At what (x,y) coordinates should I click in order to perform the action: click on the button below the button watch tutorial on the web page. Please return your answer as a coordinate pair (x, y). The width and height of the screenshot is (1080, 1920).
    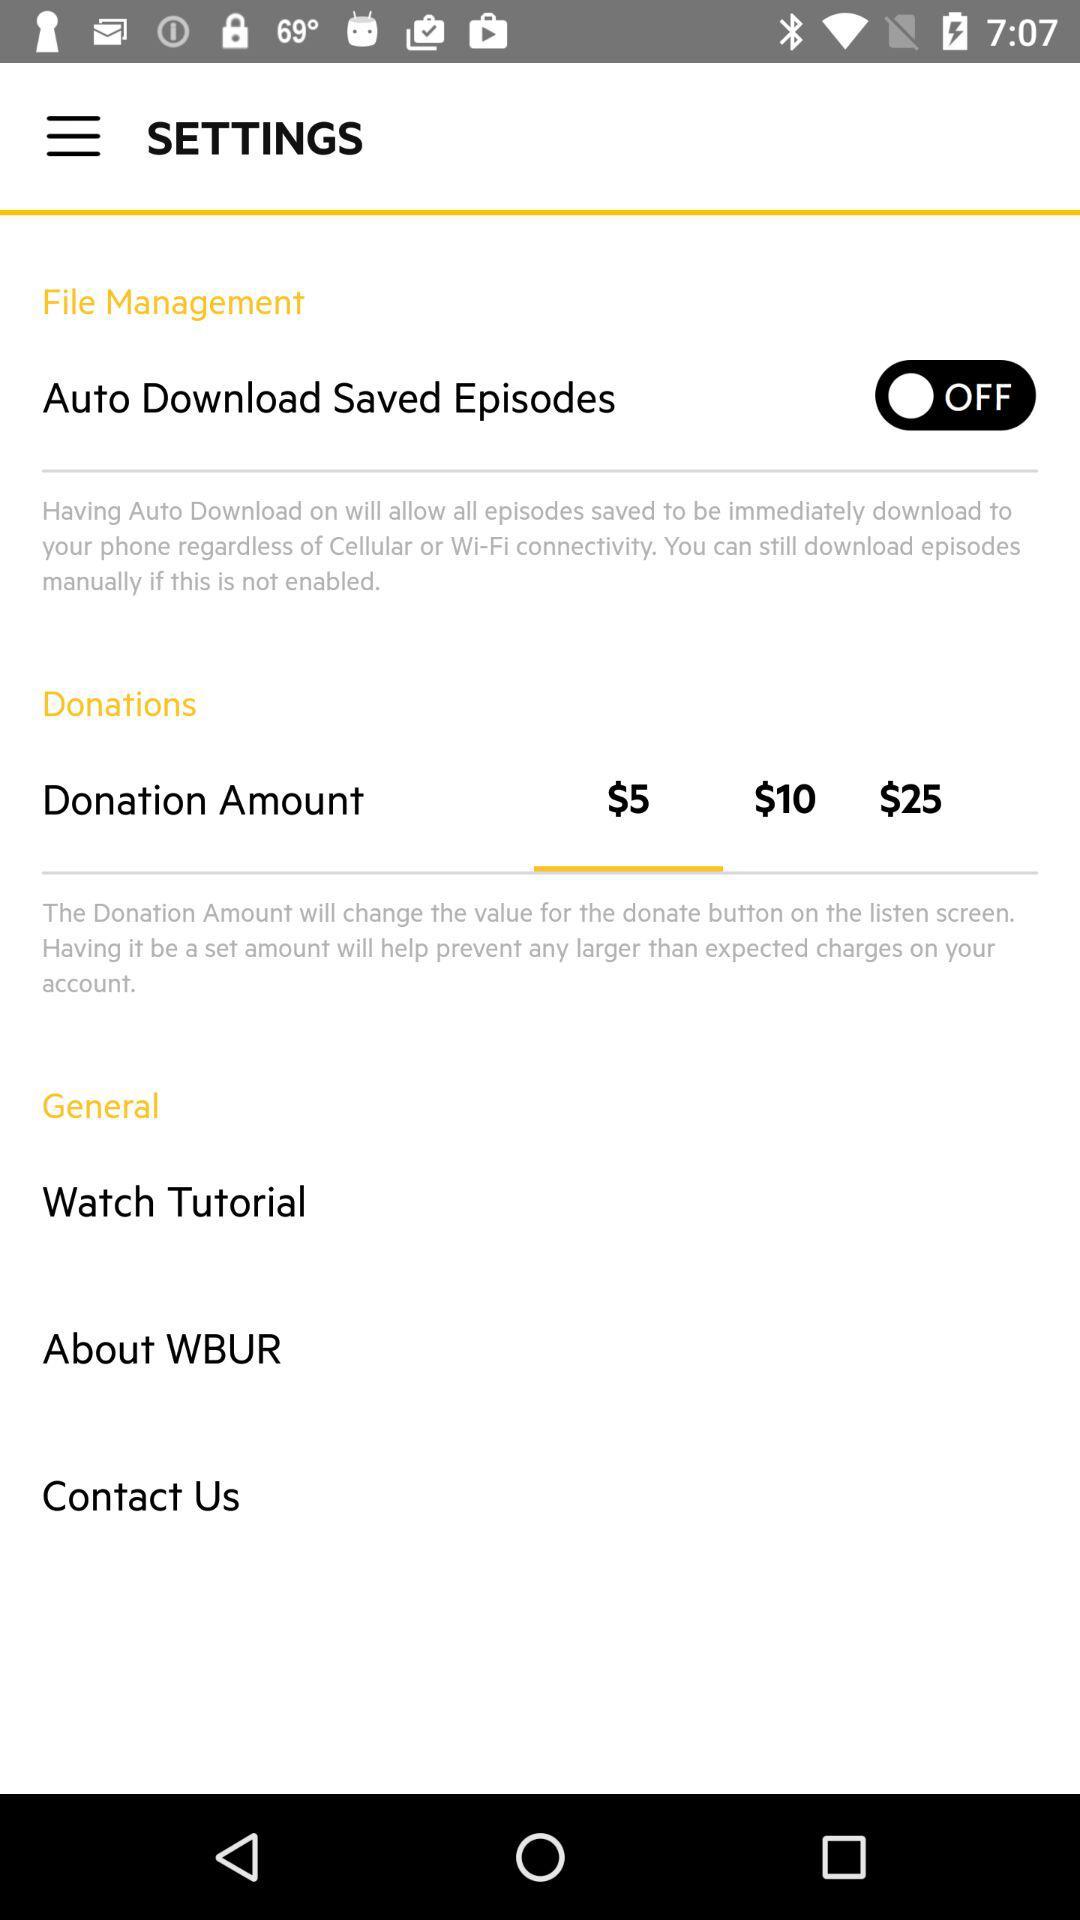
    Looking at the image, I should click on (540, 1347).